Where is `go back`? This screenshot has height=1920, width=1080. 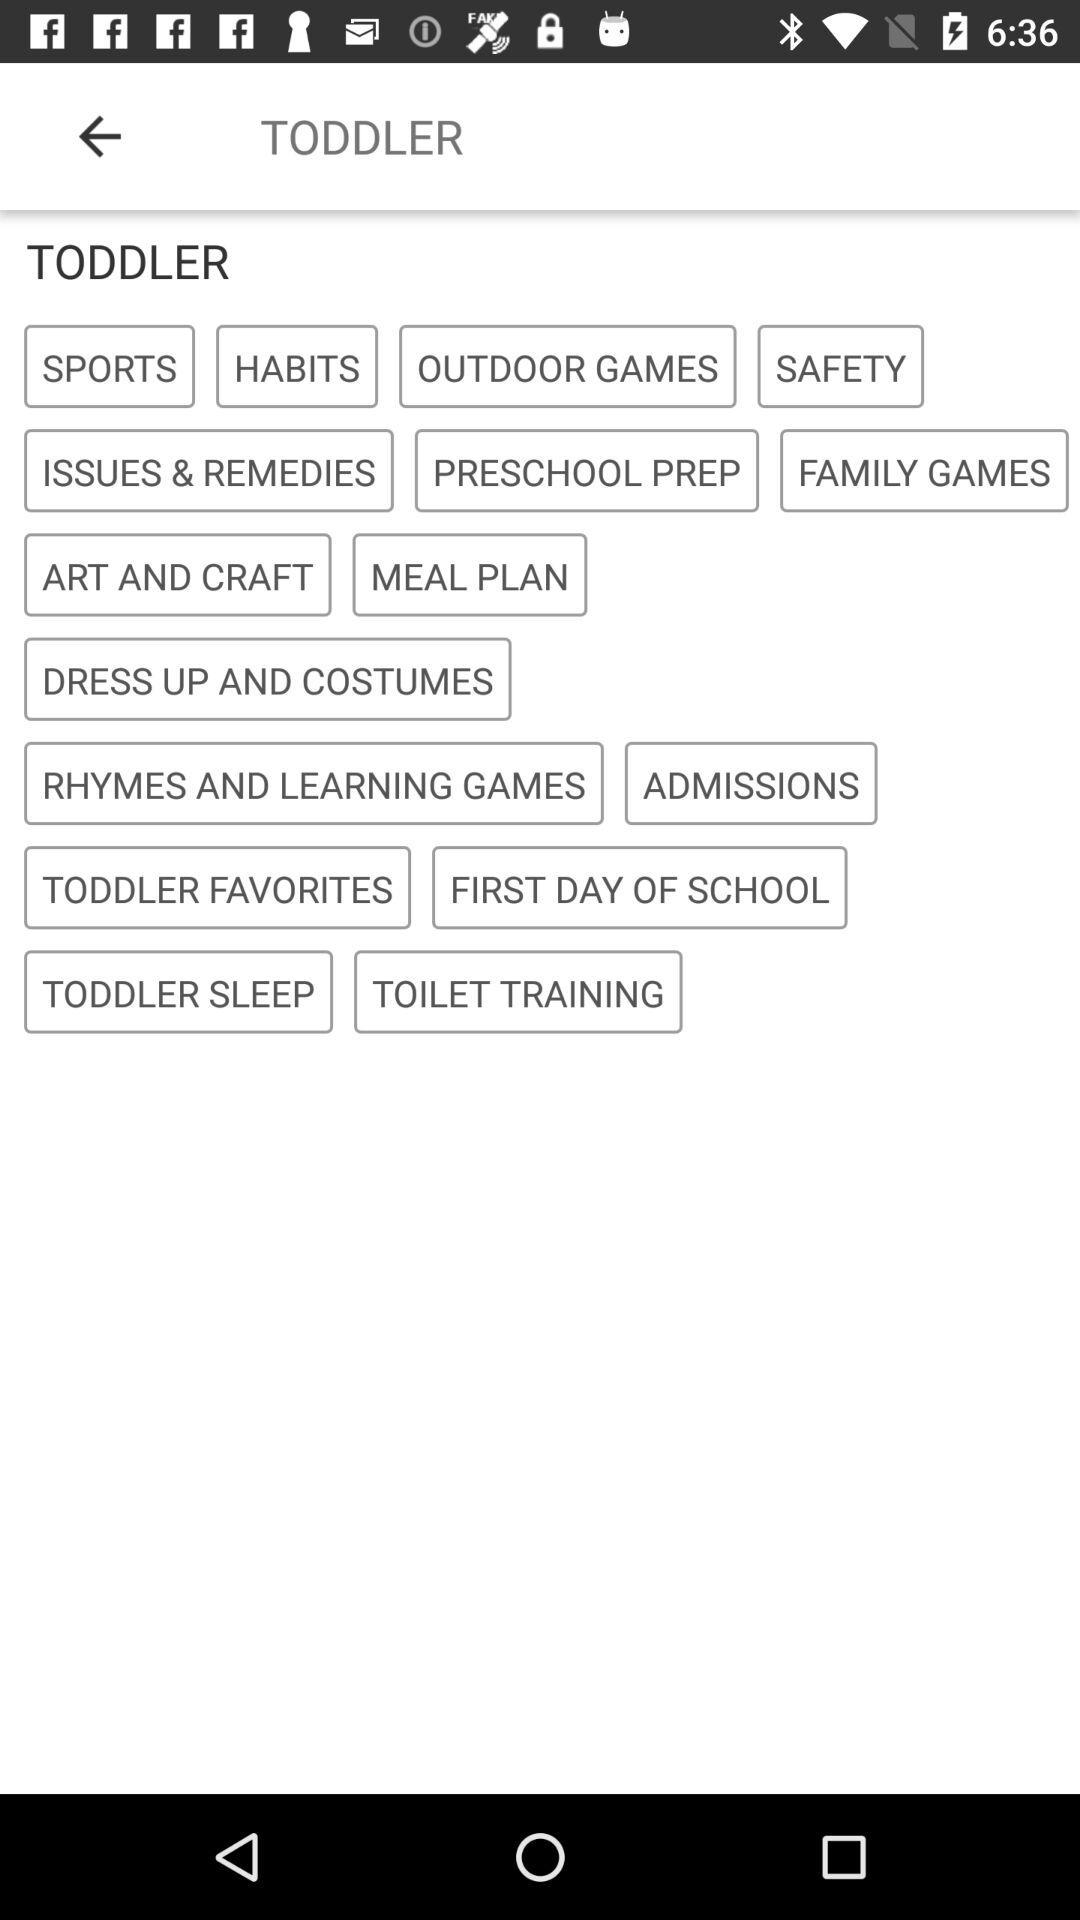
go back is located at coordinates (99, 135).